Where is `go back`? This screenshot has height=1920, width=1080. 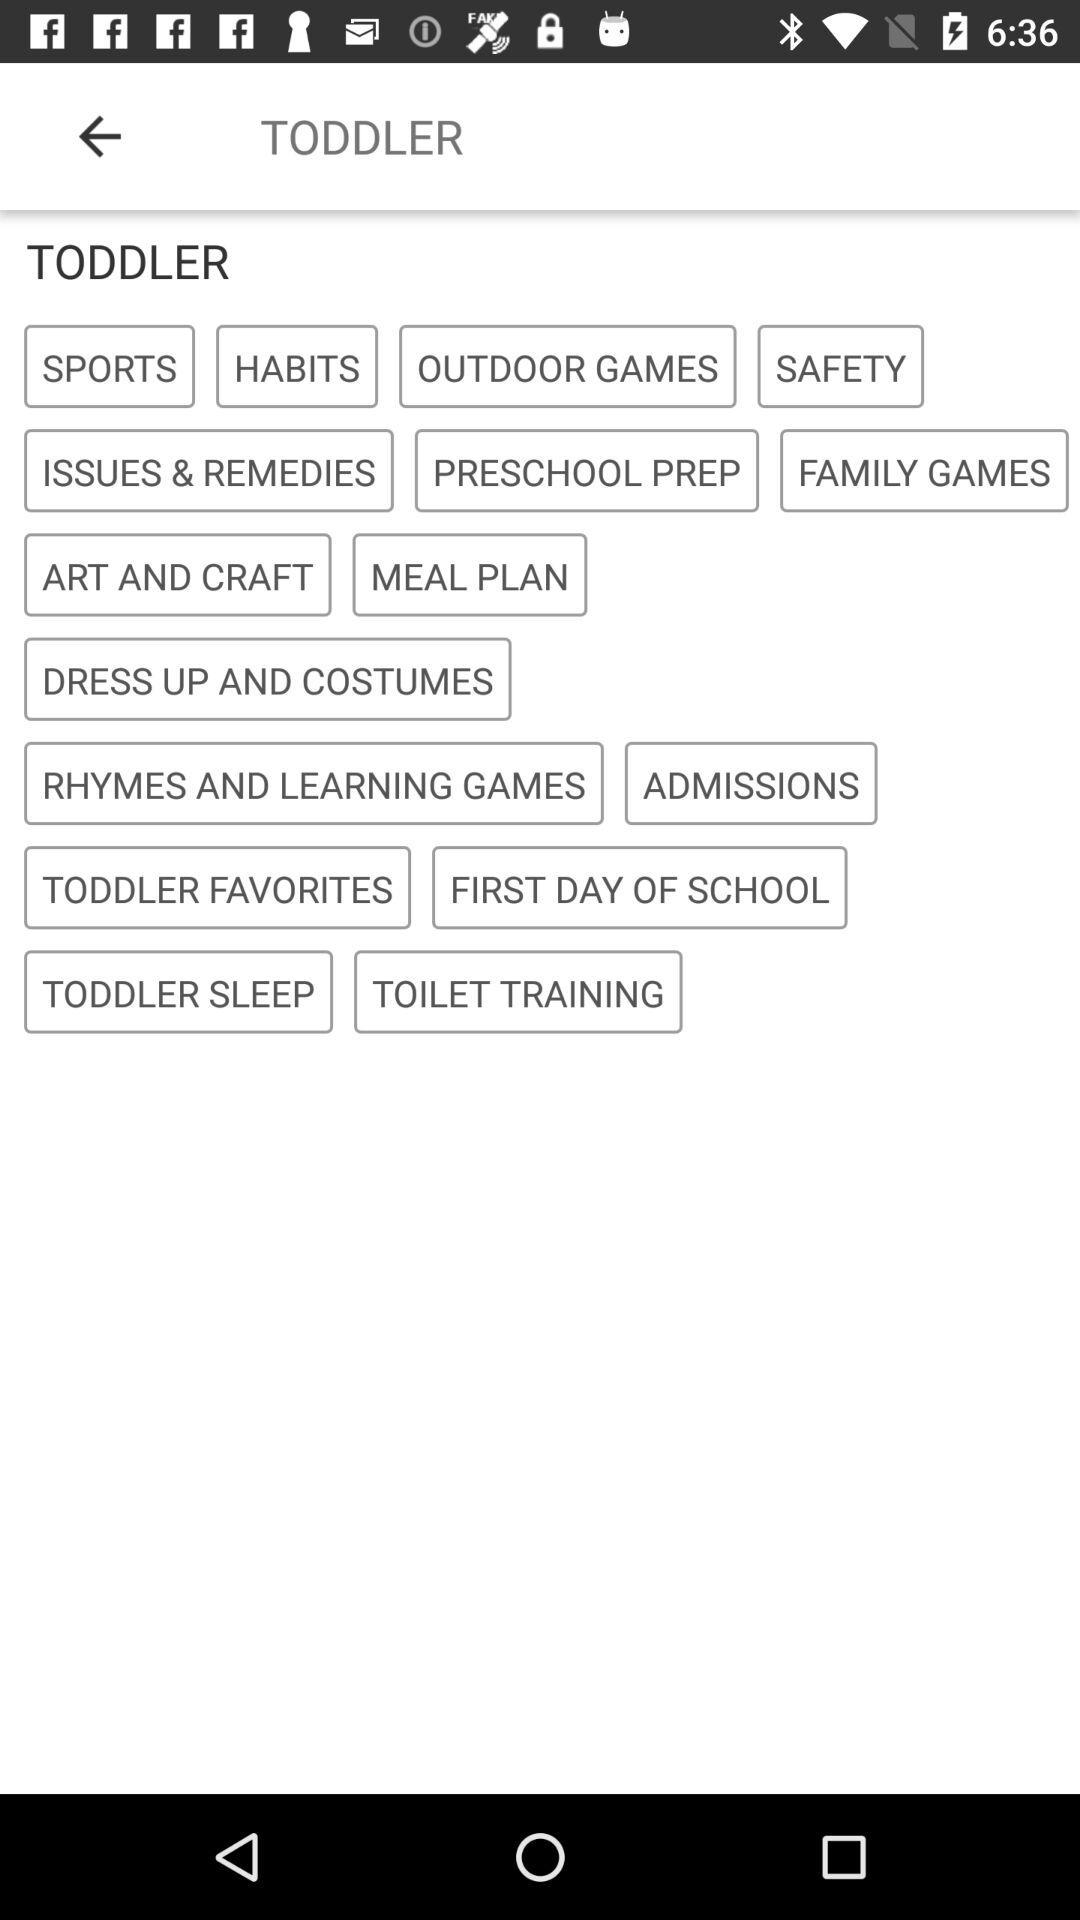
go back is located at coordinates (99, 135).